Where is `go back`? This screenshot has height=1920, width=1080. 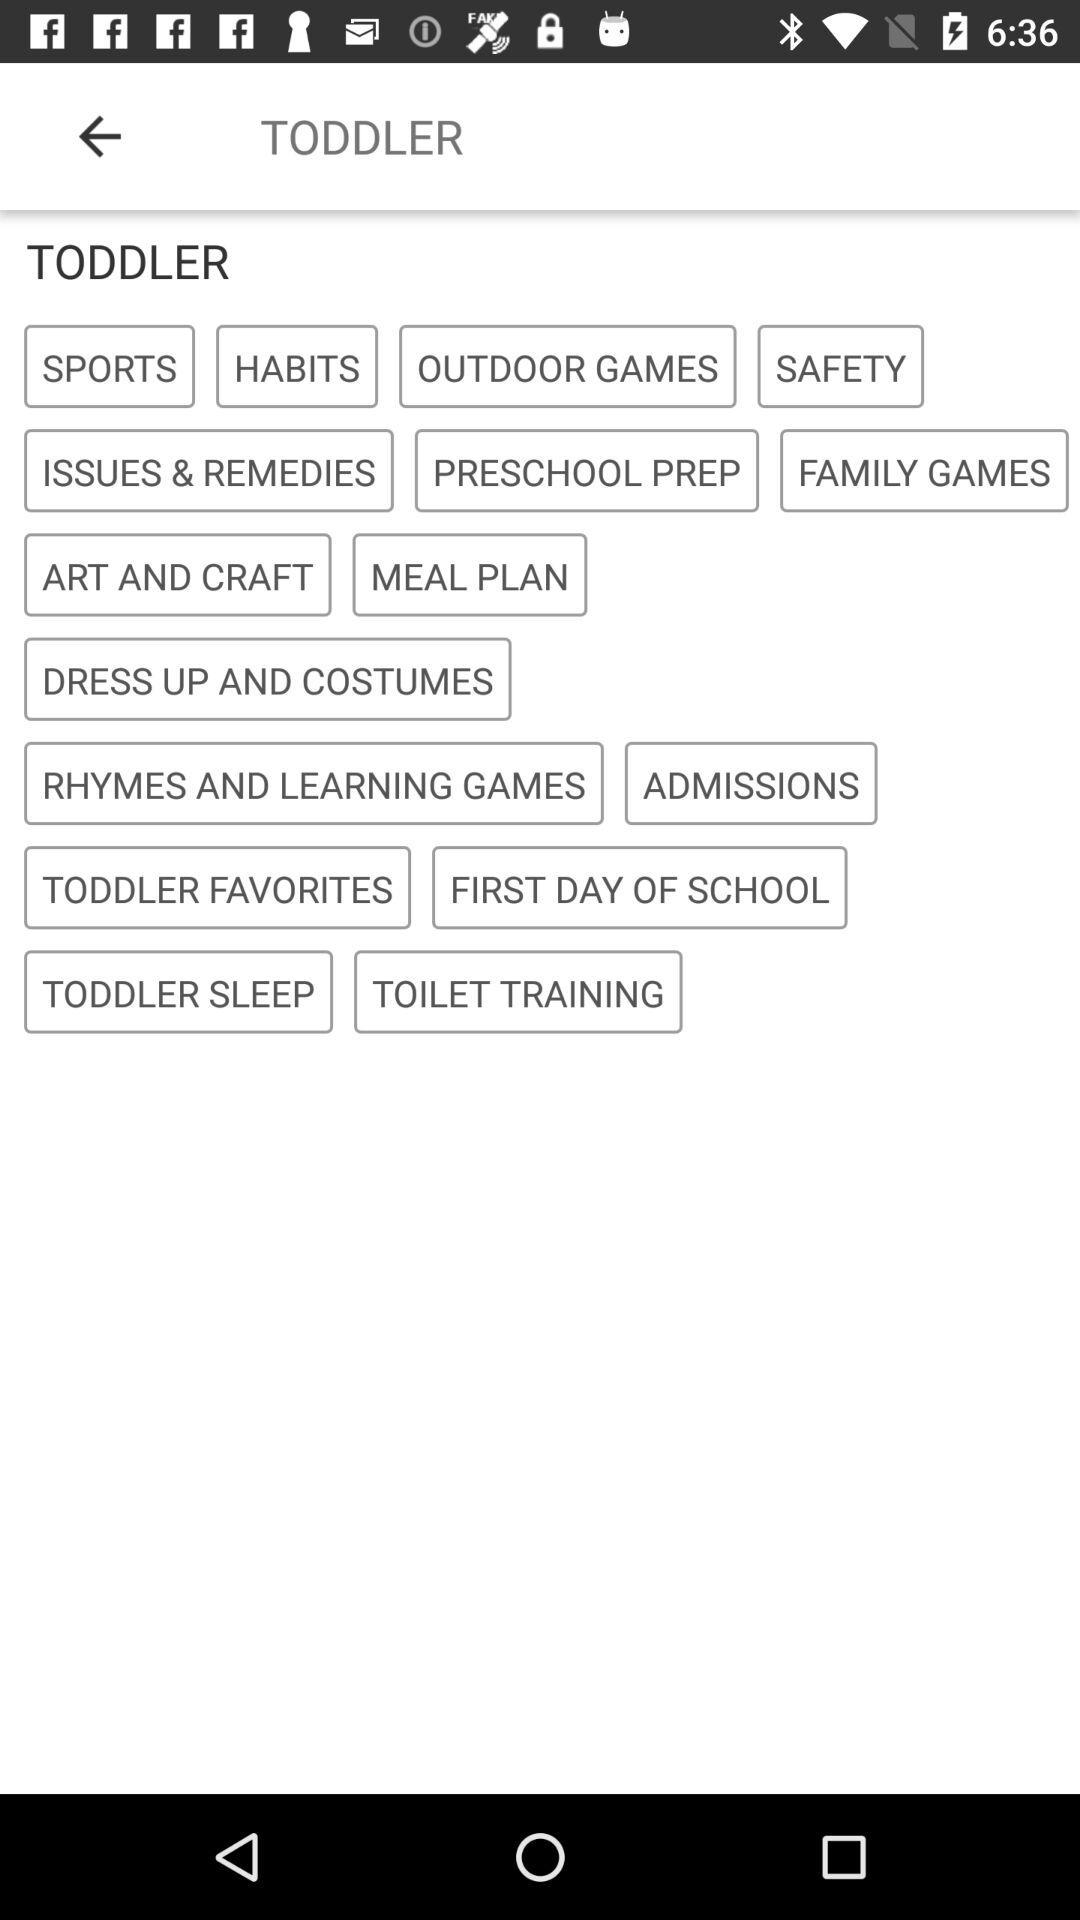
go back is located at coordinates (99, 135).